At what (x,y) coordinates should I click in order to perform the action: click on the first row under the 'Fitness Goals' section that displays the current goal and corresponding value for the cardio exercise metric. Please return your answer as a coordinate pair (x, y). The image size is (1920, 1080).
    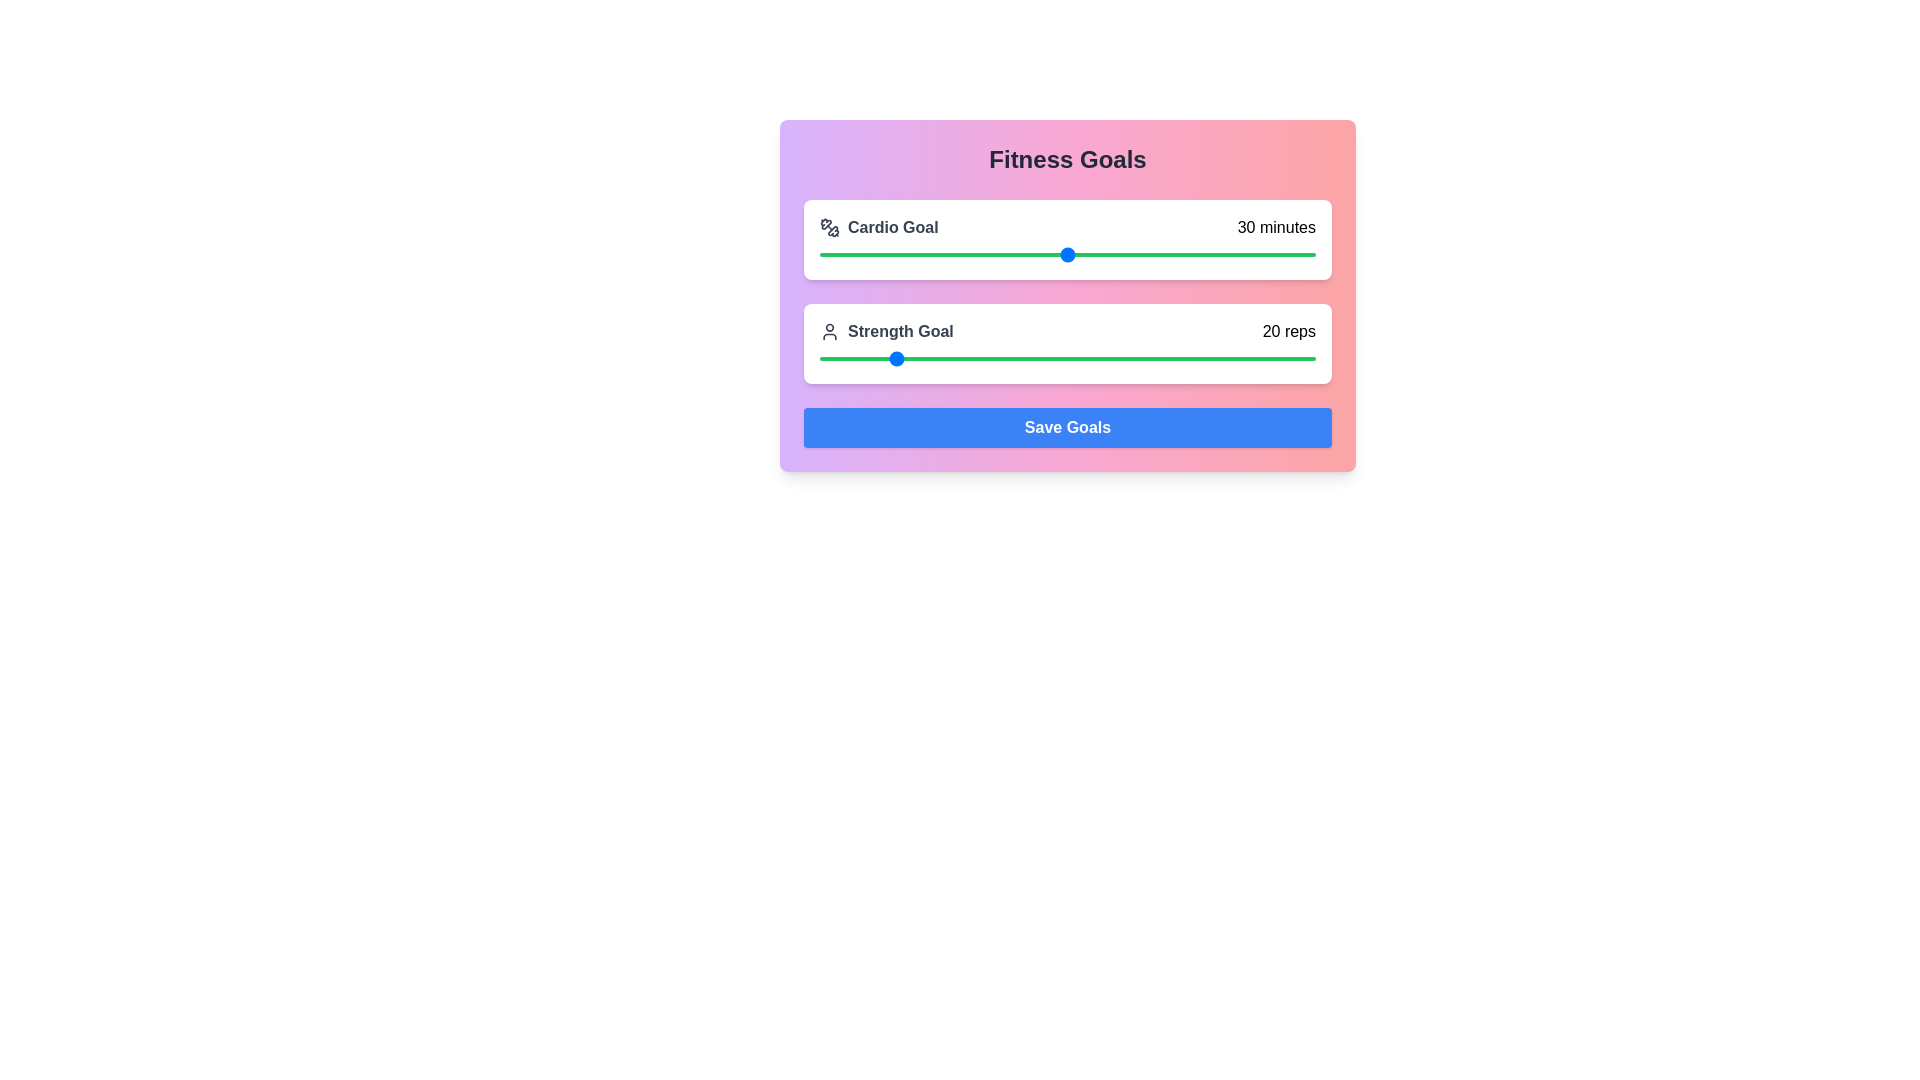
    Looking at the image, I should click on (1067, 226).